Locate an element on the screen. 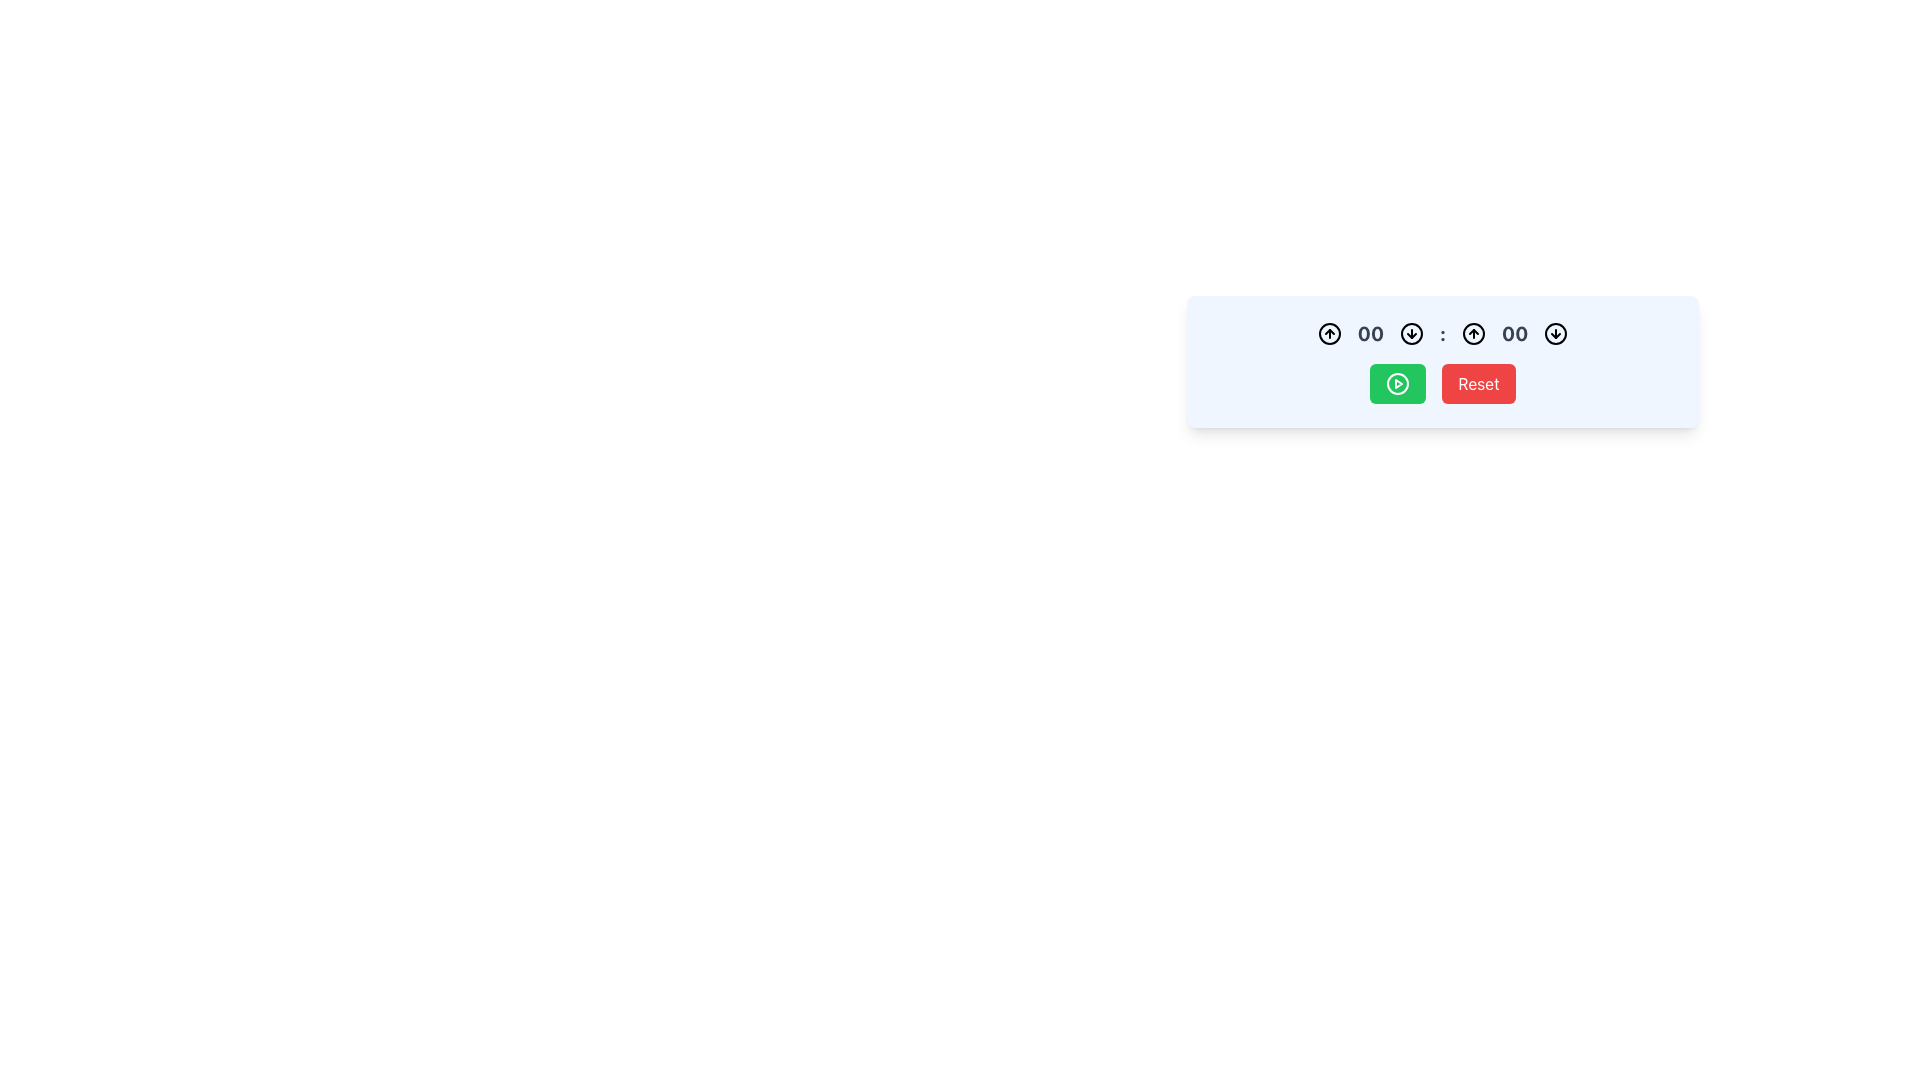  properties of the Circular graphic (SVG element) located at the center of an icon group that includes arrows and a circular boundary is located at coordinates (1410, 333).